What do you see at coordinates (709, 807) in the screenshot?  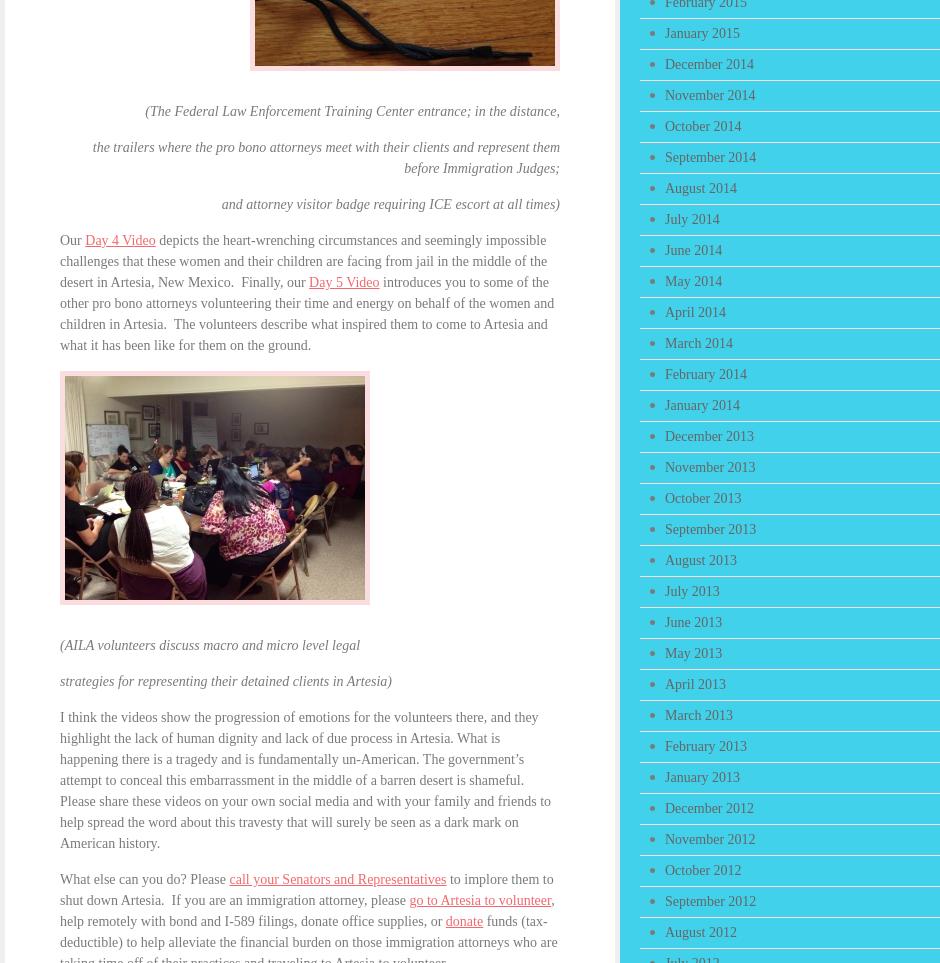 I see `'December 2012'` at bounding box center [709, 807].